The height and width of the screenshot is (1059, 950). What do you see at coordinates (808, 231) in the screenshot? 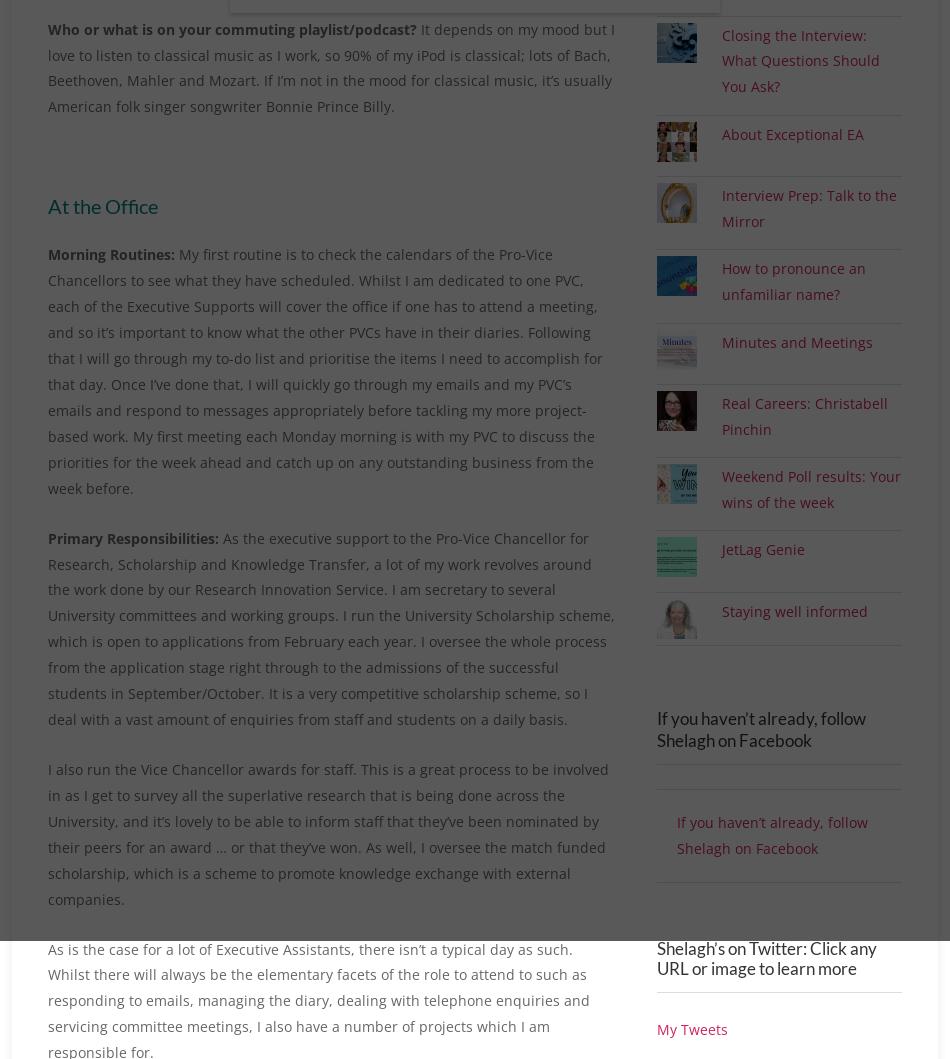
I see `'Interview Prep: Talk to the Mirror'` at bounding box center [808, 231].